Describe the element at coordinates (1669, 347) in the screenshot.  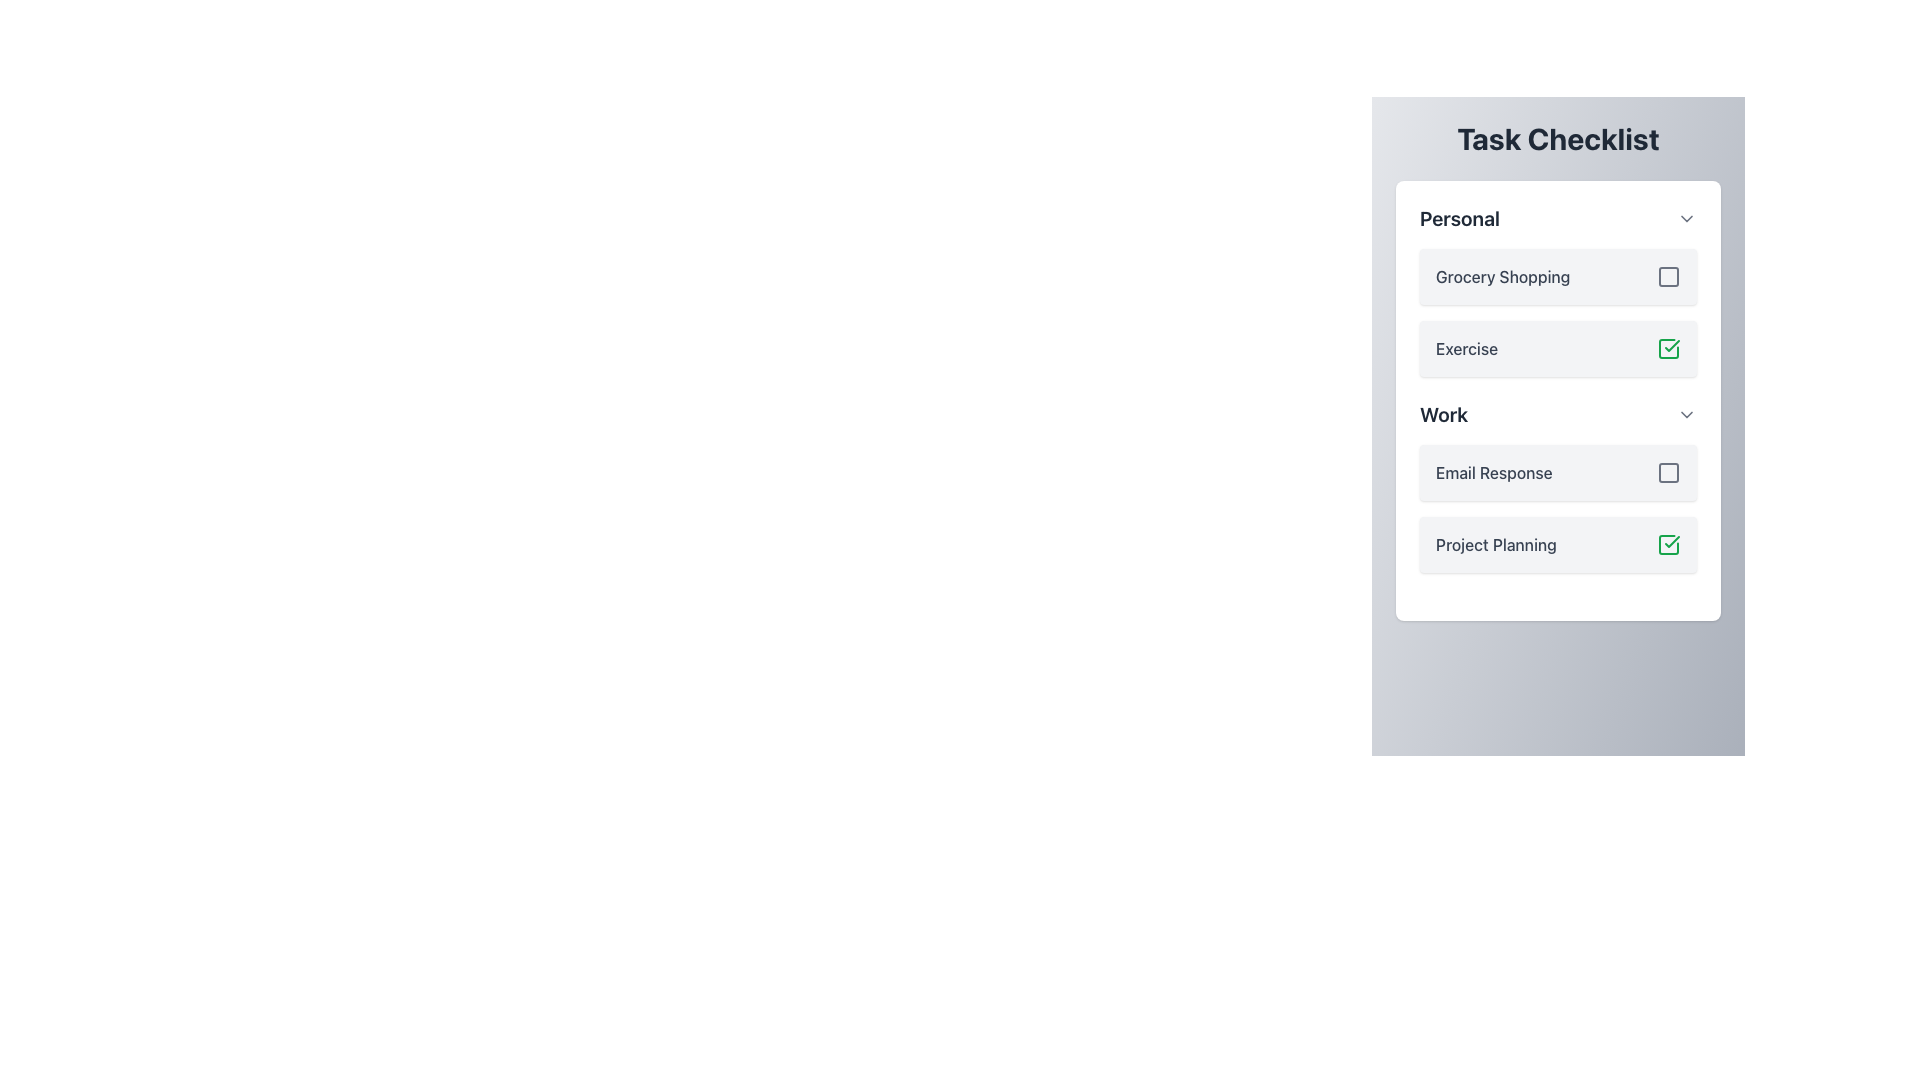
I see `the center of the interactive checkbox for the 'Exercise' task in the 'Task Checklist'` at that location.